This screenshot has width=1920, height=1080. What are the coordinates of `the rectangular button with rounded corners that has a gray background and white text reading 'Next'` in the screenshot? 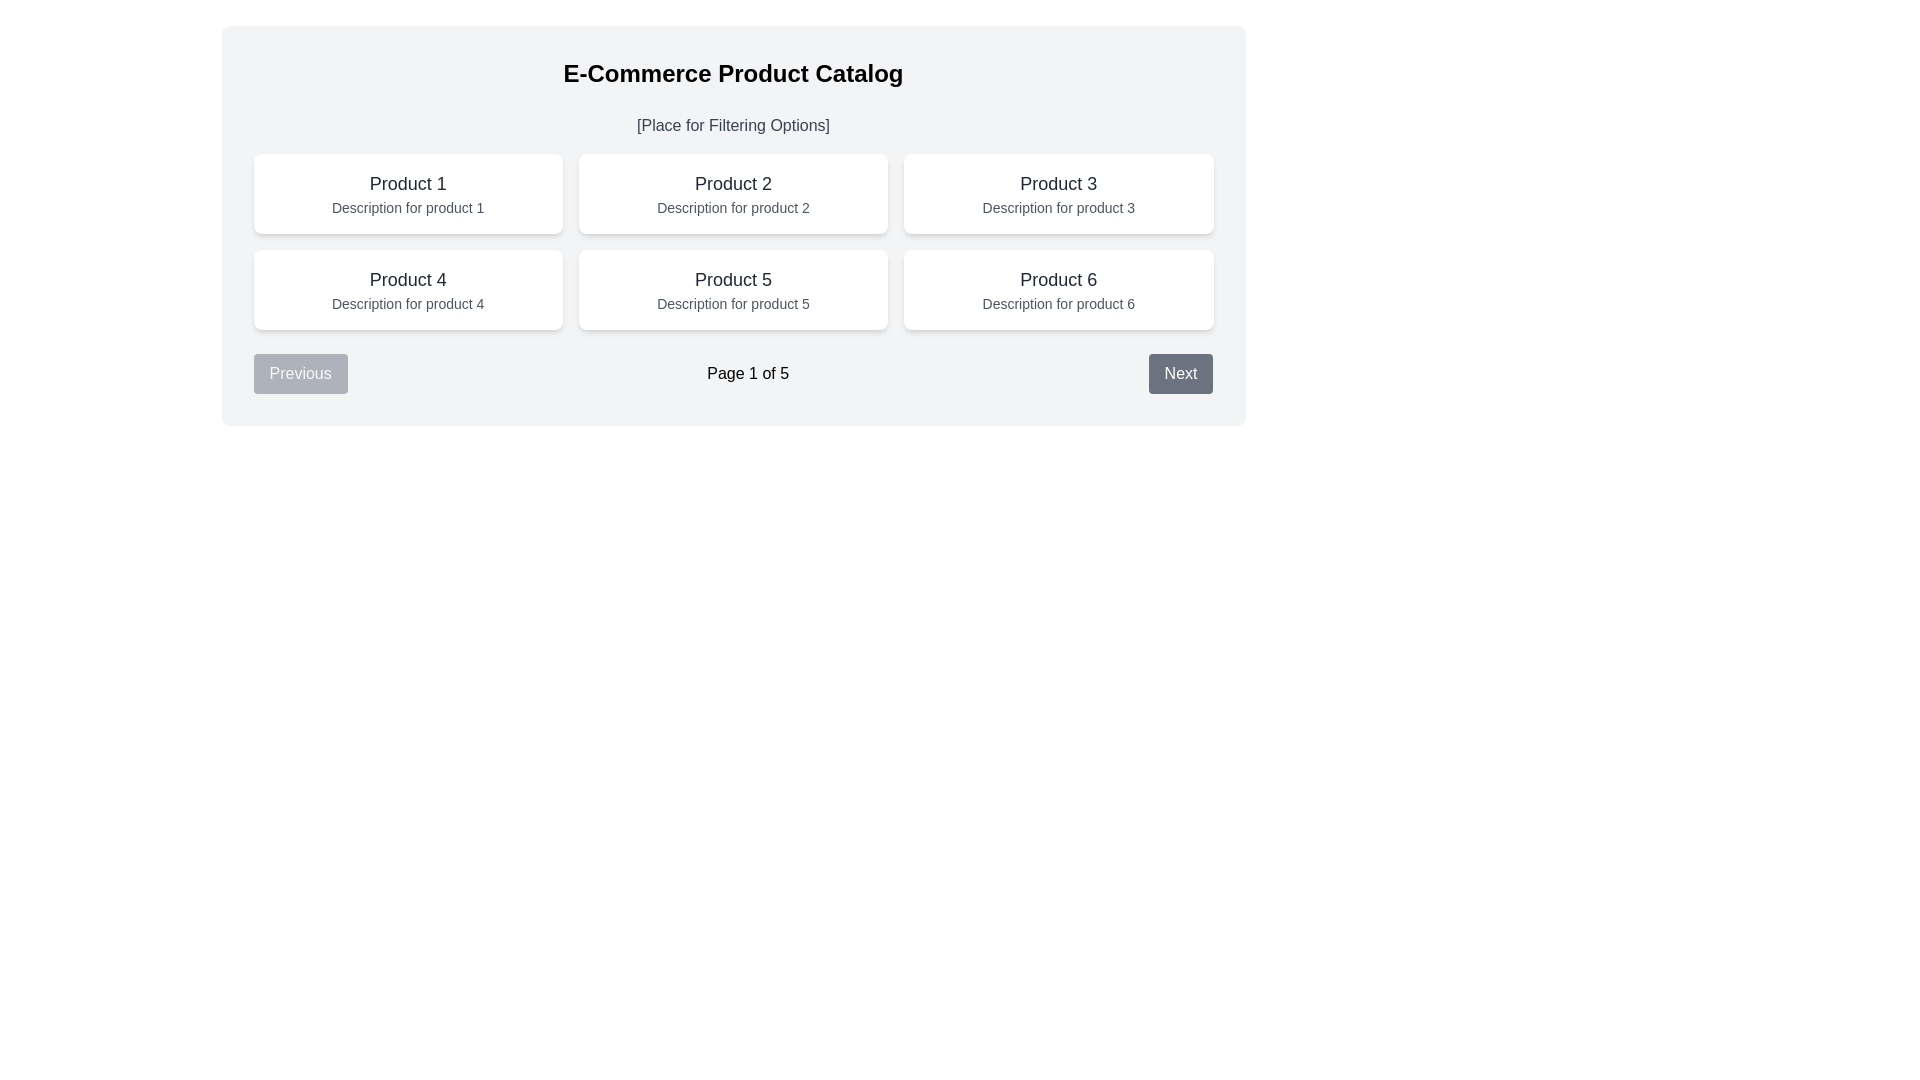 It's located at (1180, 374).